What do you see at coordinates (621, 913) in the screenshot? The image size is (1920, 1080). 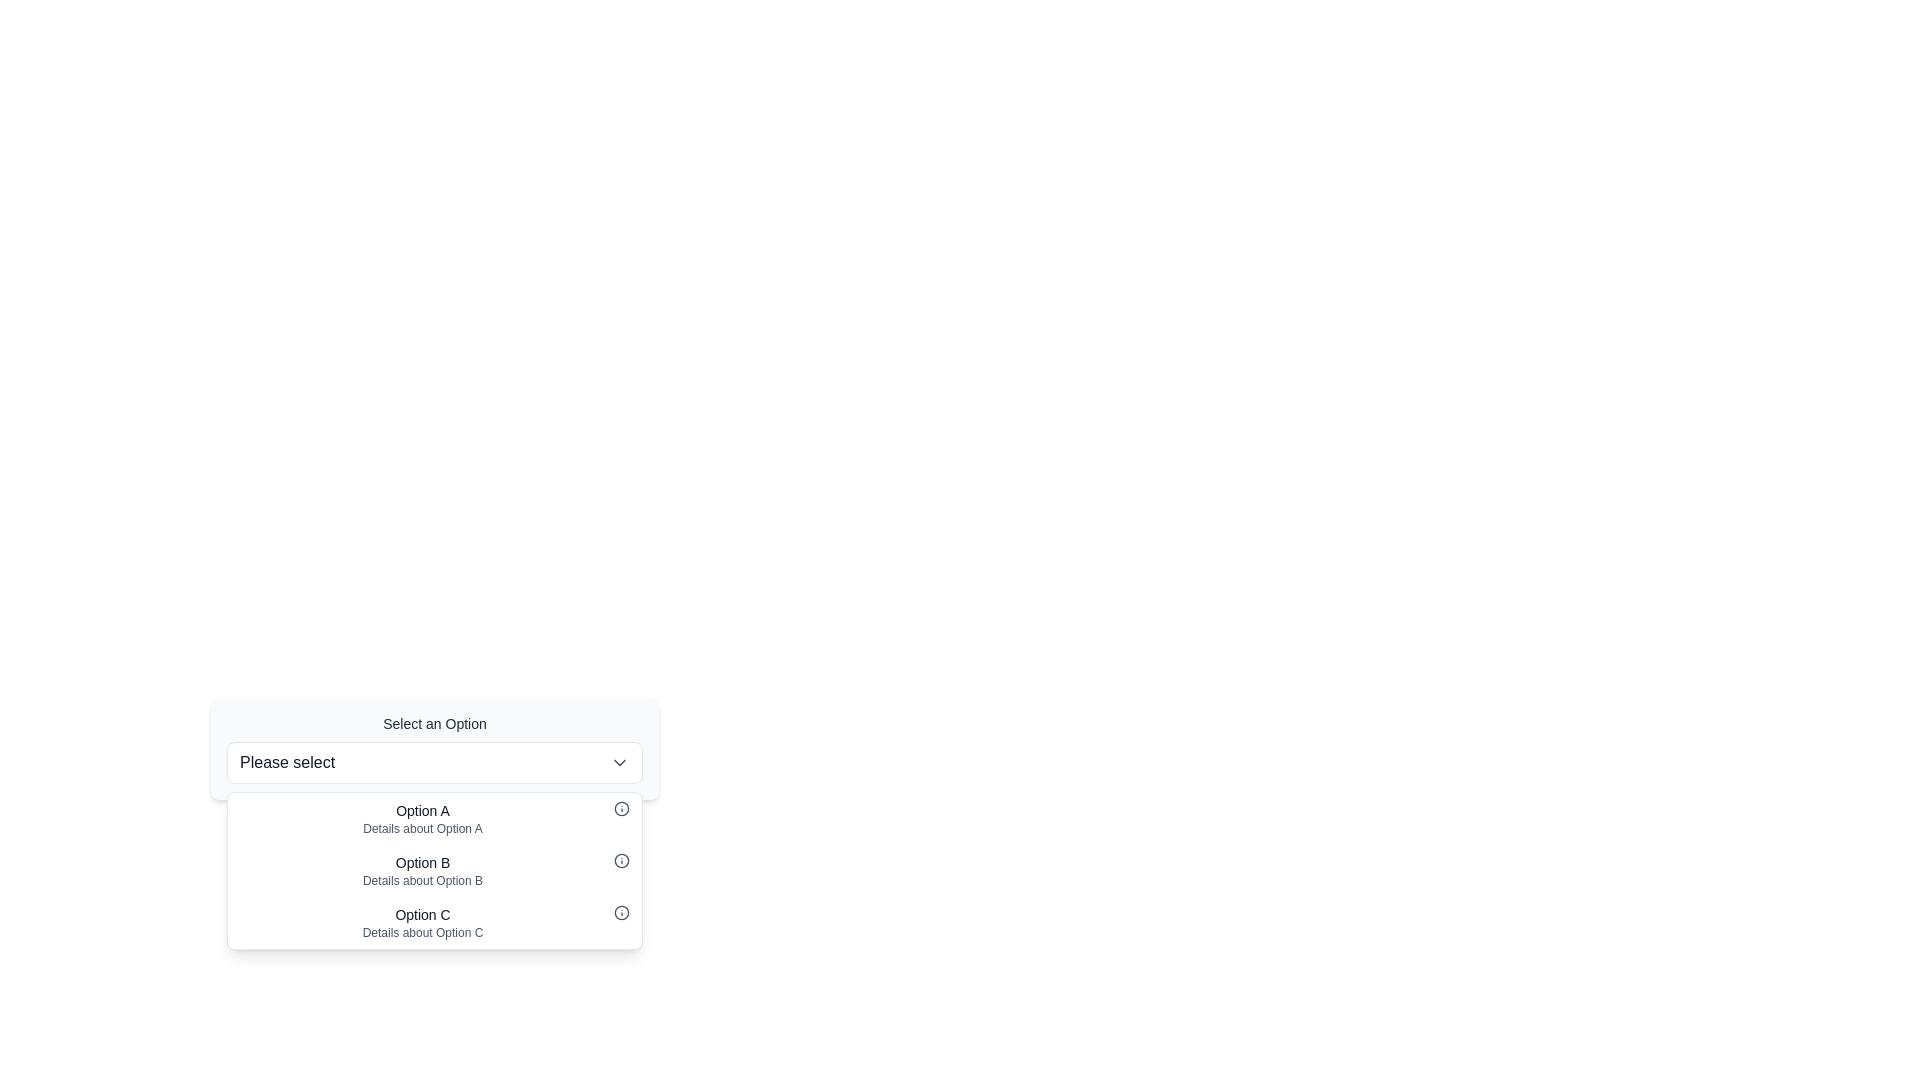 I see `the SVG circle representing 'Option C'` at bounding box center [621, 913].